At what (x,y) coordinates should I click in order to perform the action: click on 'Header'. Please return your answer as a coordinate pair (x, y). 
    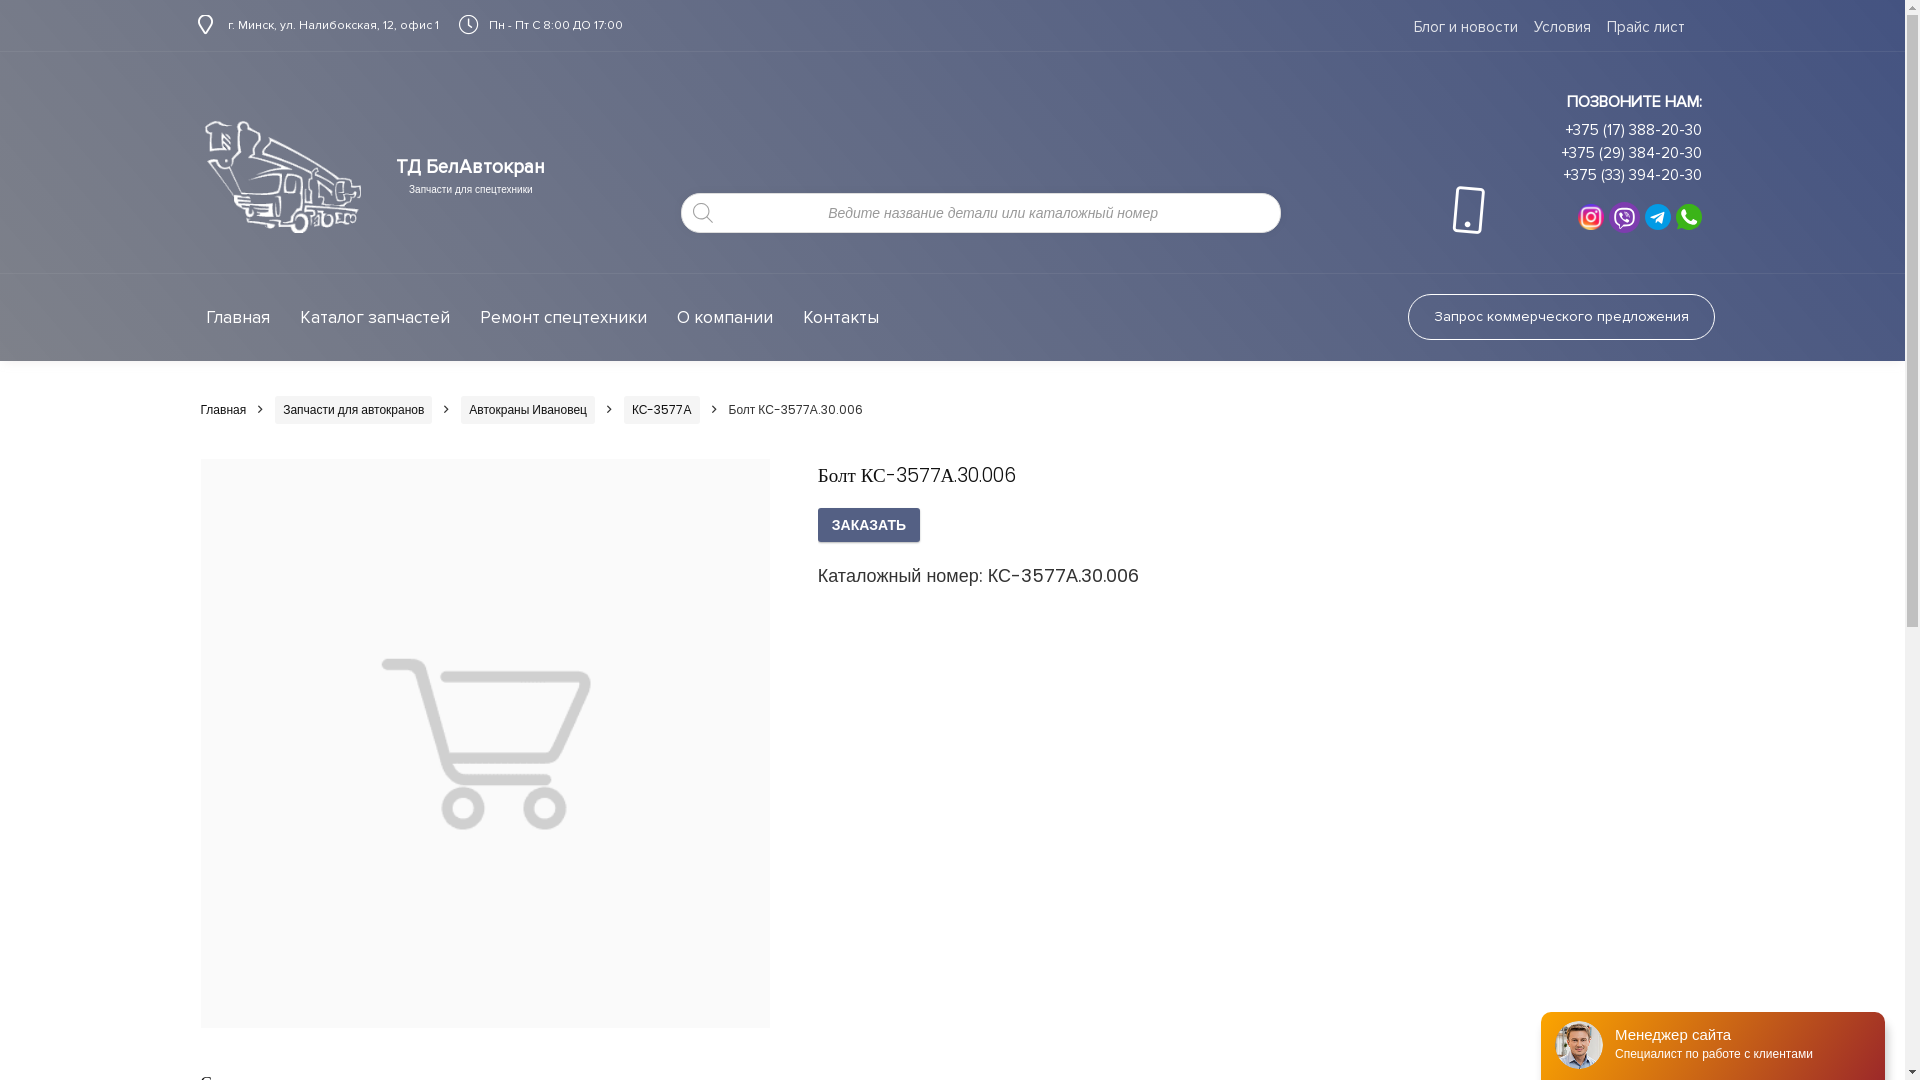
    Looking at the image, I should click on (197, 175).